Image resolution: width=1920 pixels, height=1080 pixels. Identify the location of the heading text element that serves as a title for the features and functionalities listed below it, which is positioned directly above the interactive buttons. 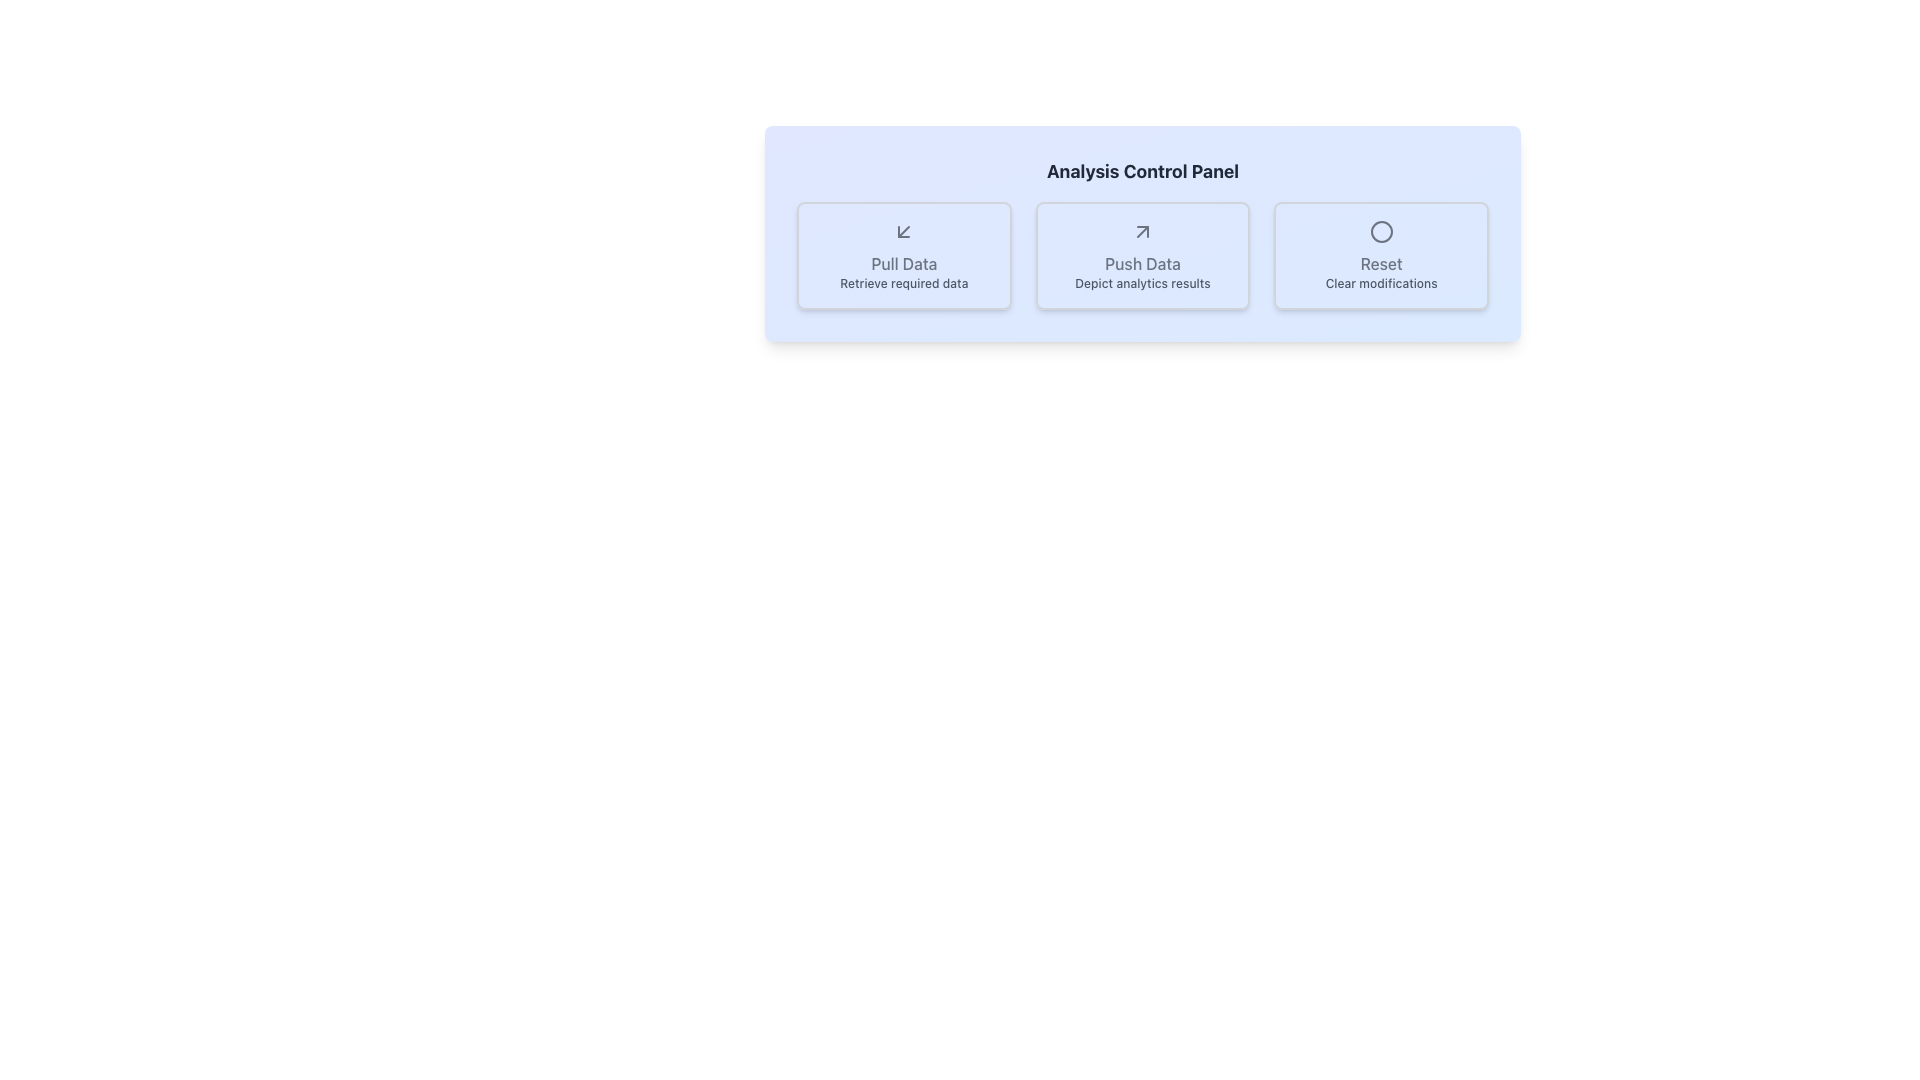
(1142, 171).